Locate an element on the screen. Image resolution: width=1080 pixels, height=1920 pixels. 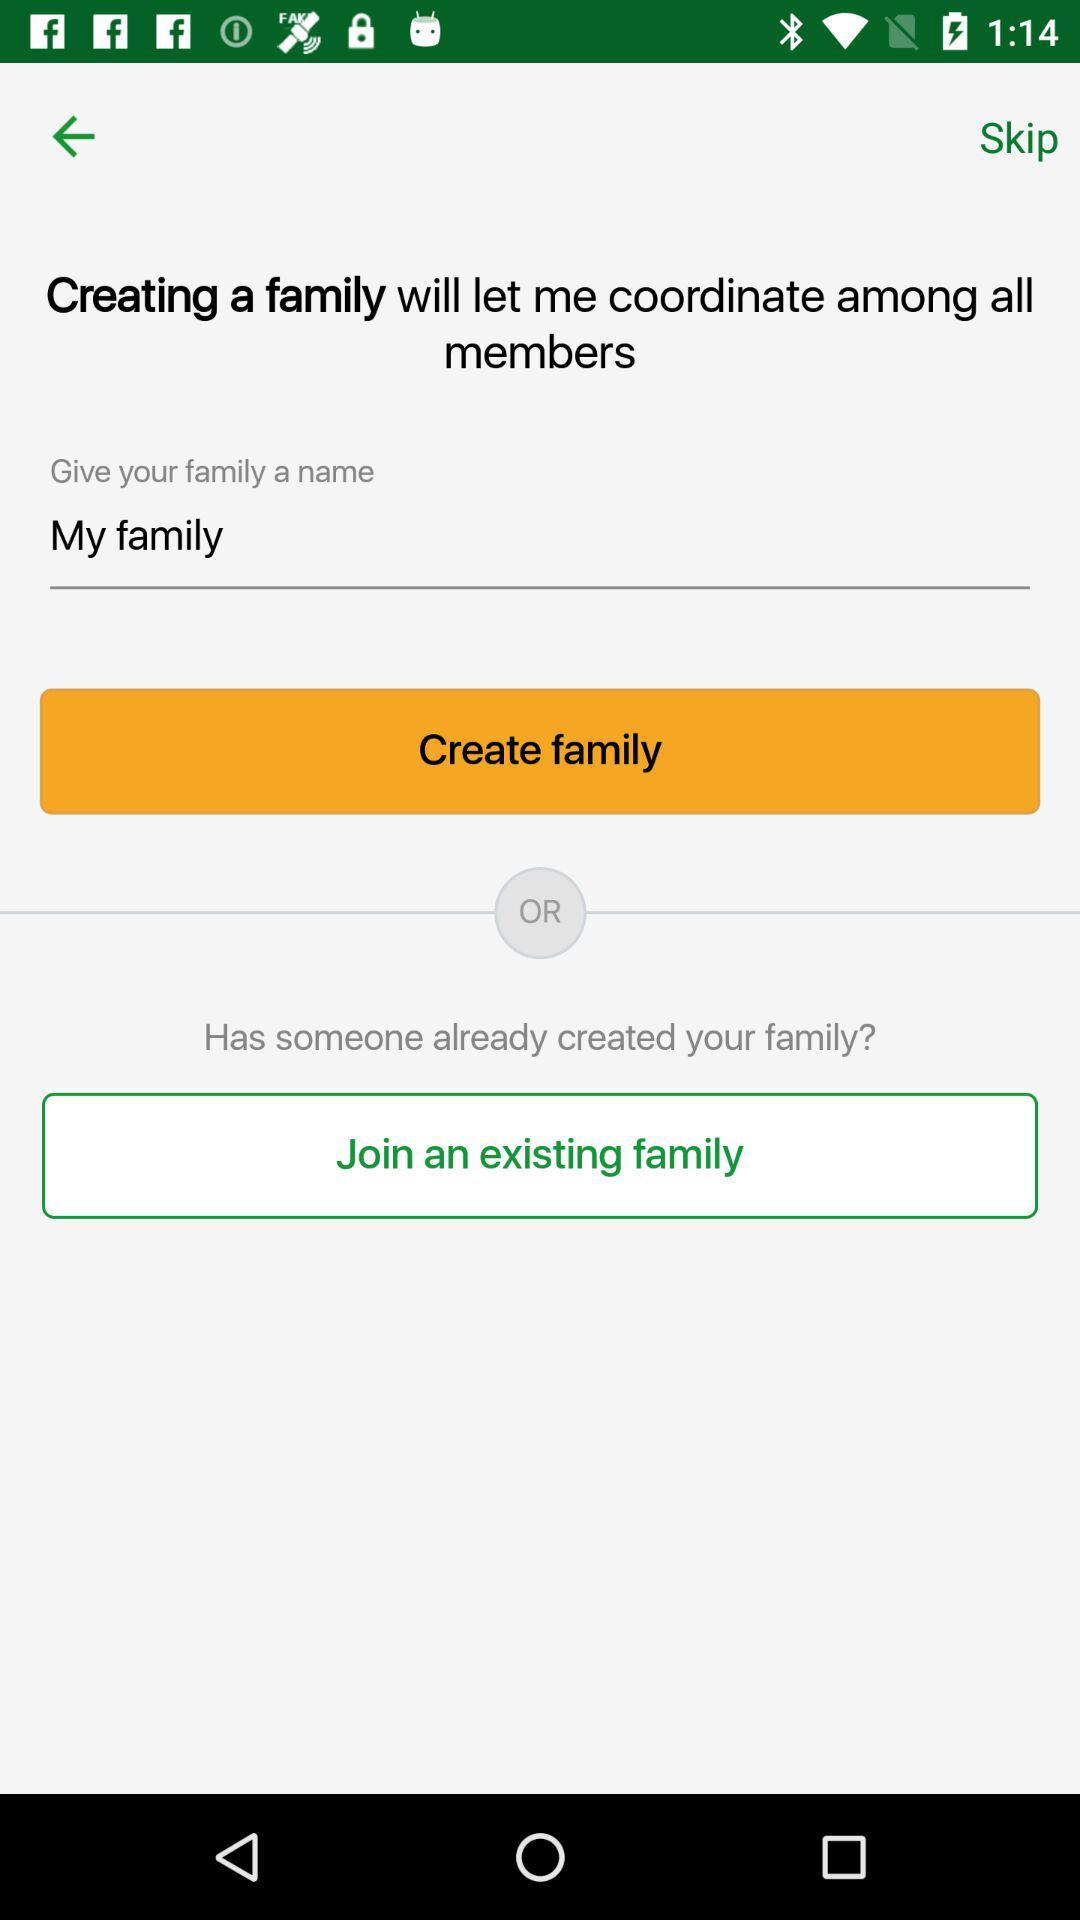
the icon above has someone already icon is located at coordinates (540, 912).